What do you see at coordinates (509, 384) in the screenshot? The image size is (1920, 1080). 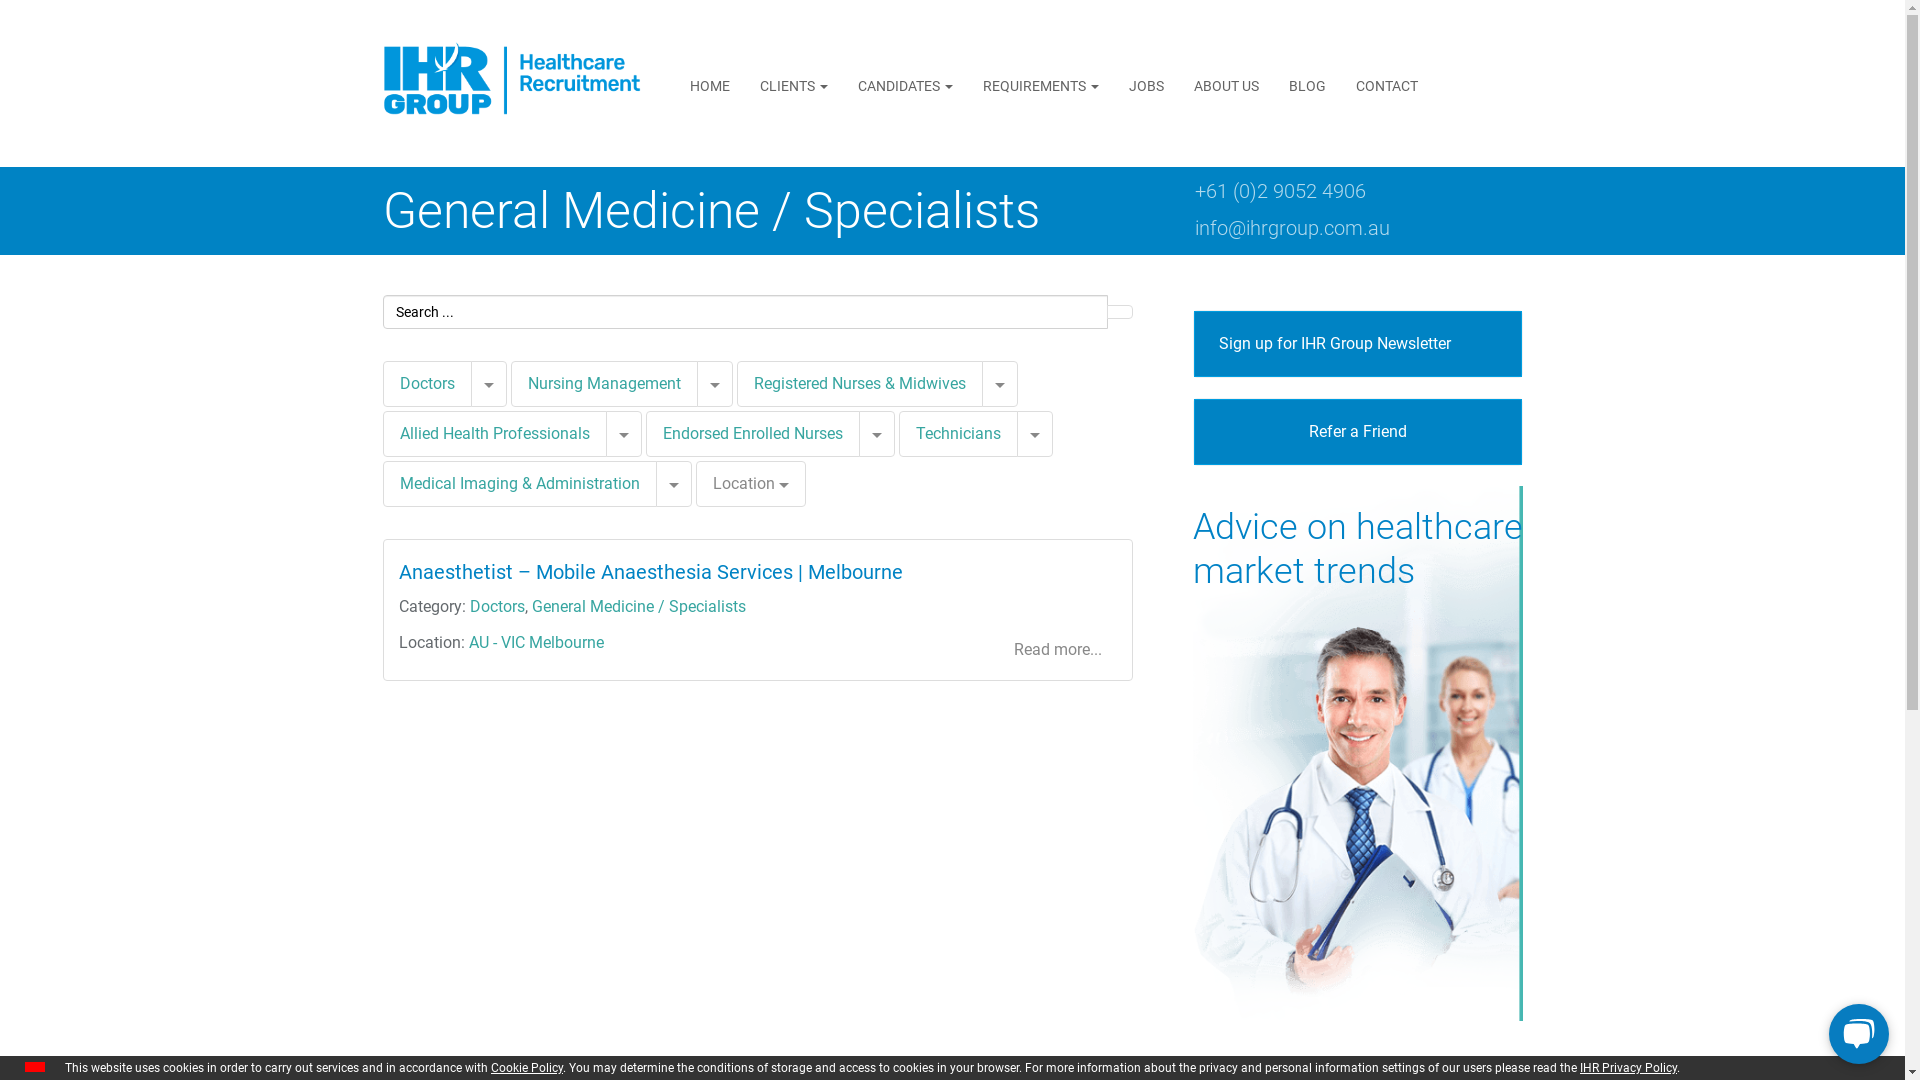 I see `'Nursing Management'` at bounding box center [509, 384].